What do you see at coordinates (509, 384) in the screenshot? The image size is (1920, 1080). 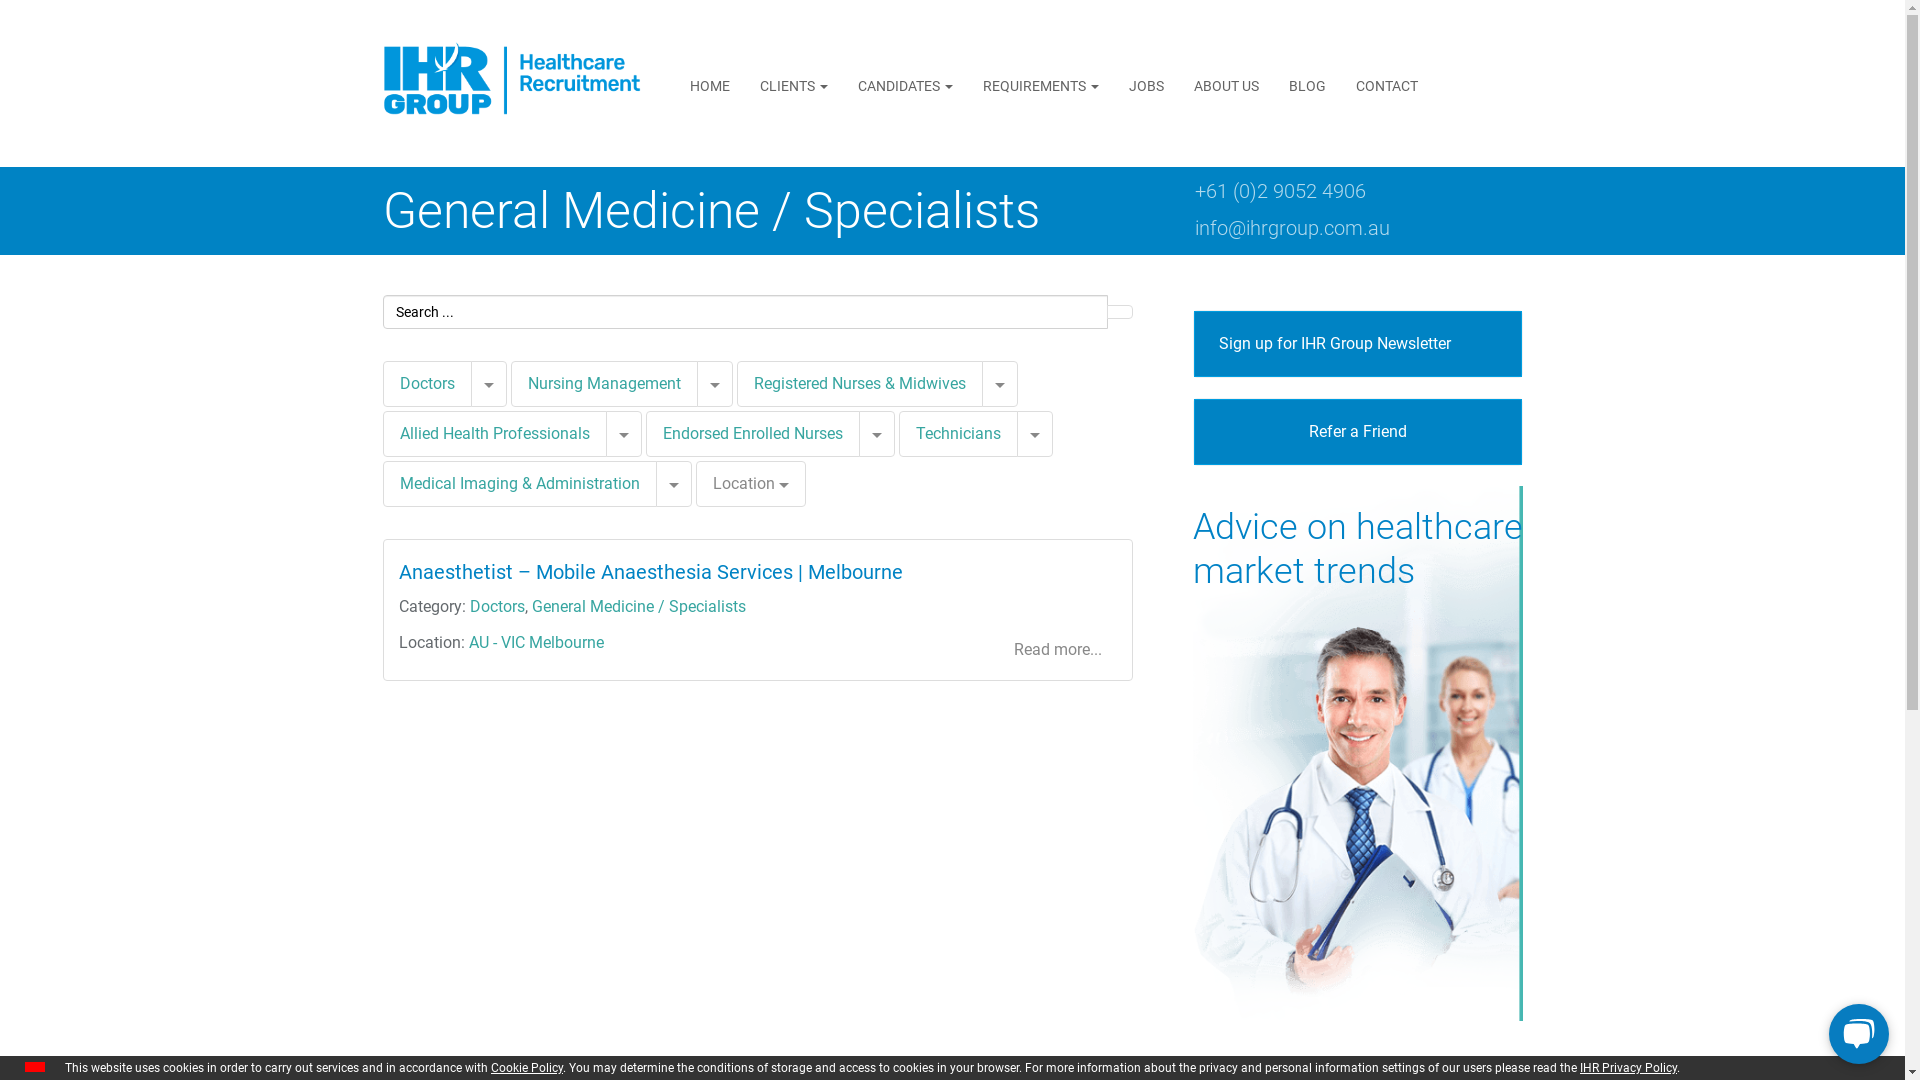 I see `'Nursing Management'` at bounding box center [509, 384].